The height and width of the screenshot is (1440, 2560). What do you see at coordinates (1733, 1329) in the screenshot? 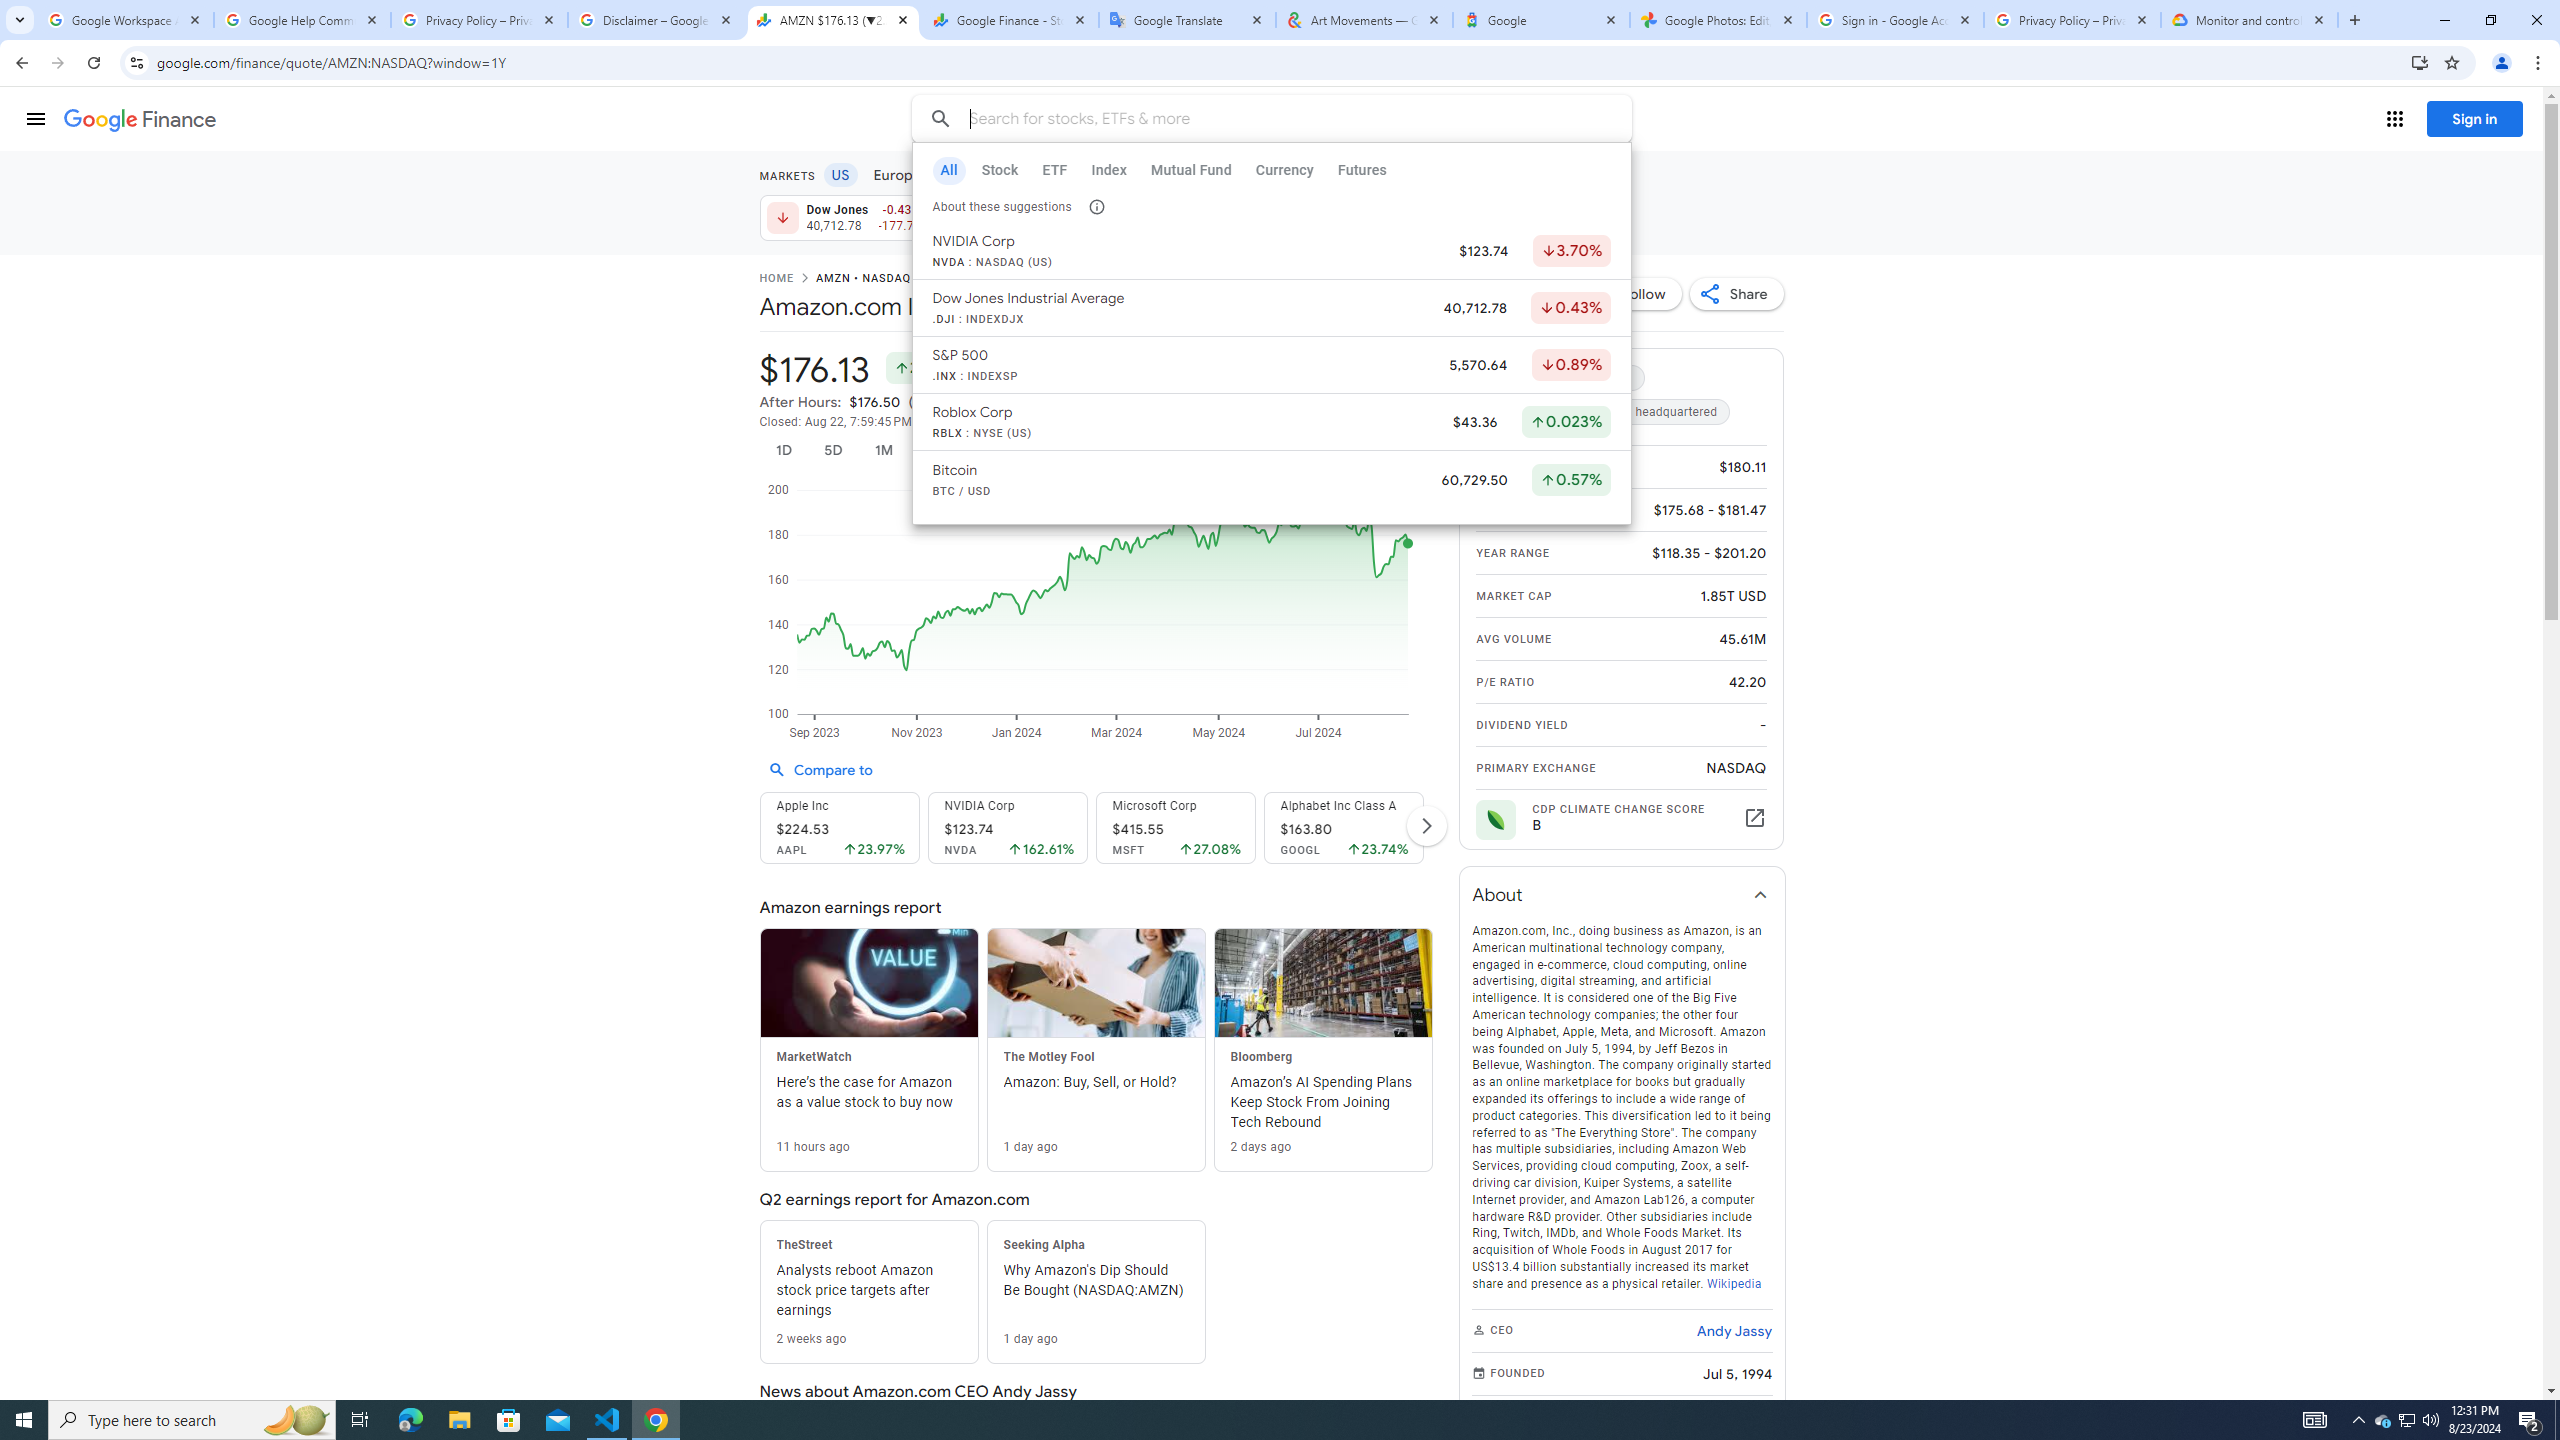
I see `'Andy Jassy'` at bounding box center [1733, 1329].